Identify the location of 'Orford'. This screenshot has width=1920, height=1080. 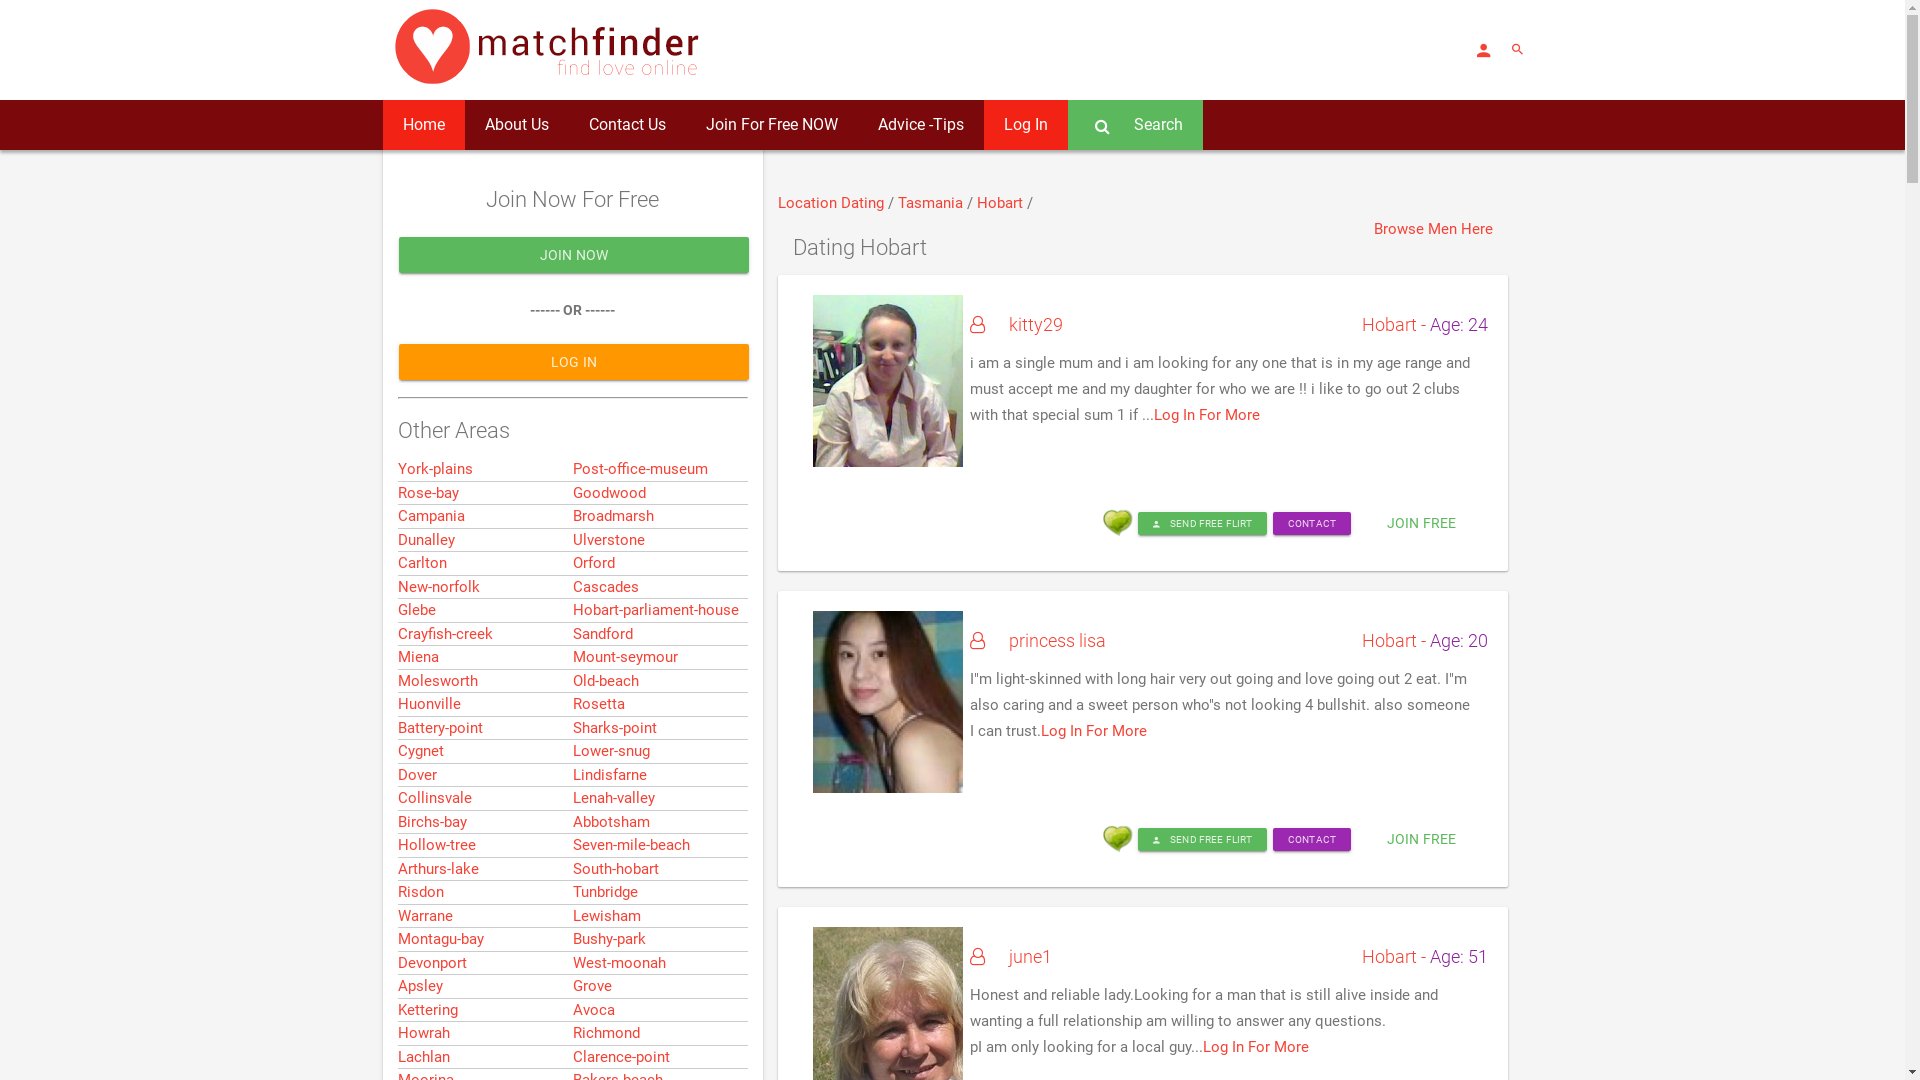
(592, 563).